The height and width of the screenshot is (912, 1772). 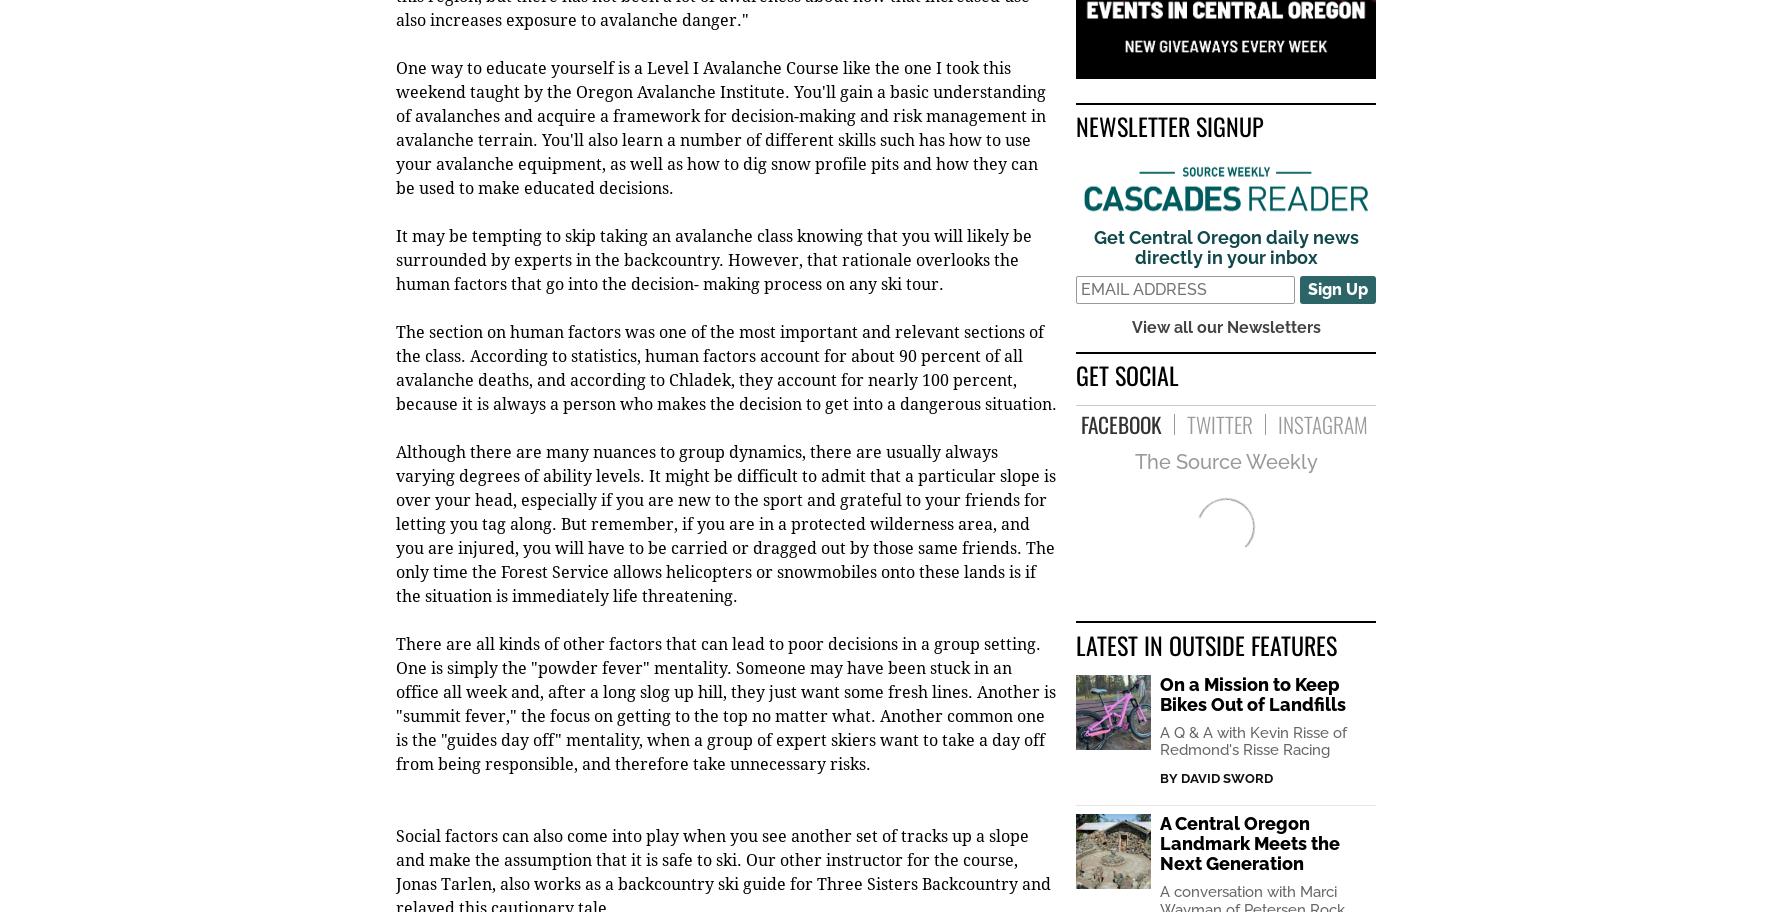 I want to click on 'Although there are many nuances to group dynamics, there are usually always varying degrees of ability levels. It might be difficult to admit that a particular slope is over your head, especially if you are new to the sport and grateful to your friends for letting you tag along. But remember, if you are in a protected wilderness area, and you are injured, you will have to be carried or dragged out by those same friends. The only time the Forest Service allows helicopters or snowmobiles onto these lands is if the situation is immediately life threatening.', so click(x=724, y=524).